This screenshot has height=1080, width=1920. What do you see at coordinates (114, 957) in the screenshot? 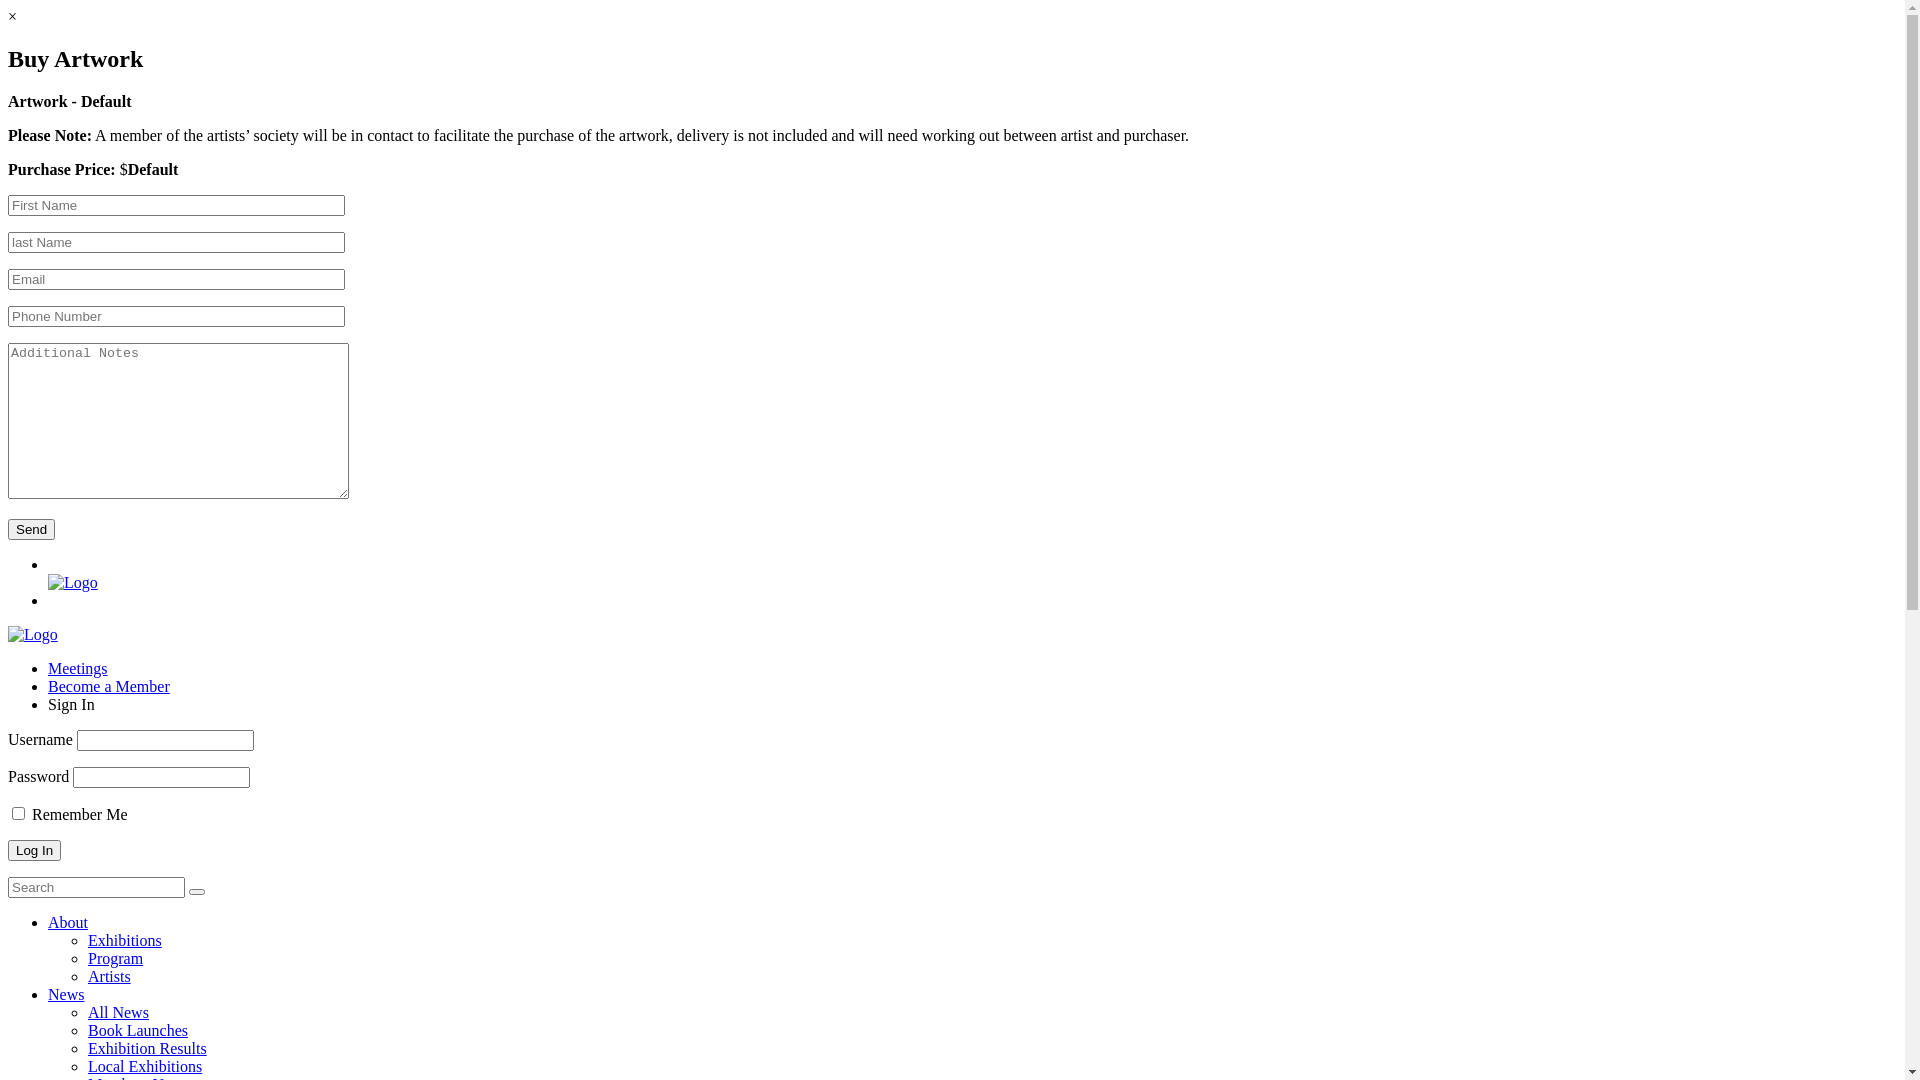
I see `'Program'` at bounding box center [114, 957].